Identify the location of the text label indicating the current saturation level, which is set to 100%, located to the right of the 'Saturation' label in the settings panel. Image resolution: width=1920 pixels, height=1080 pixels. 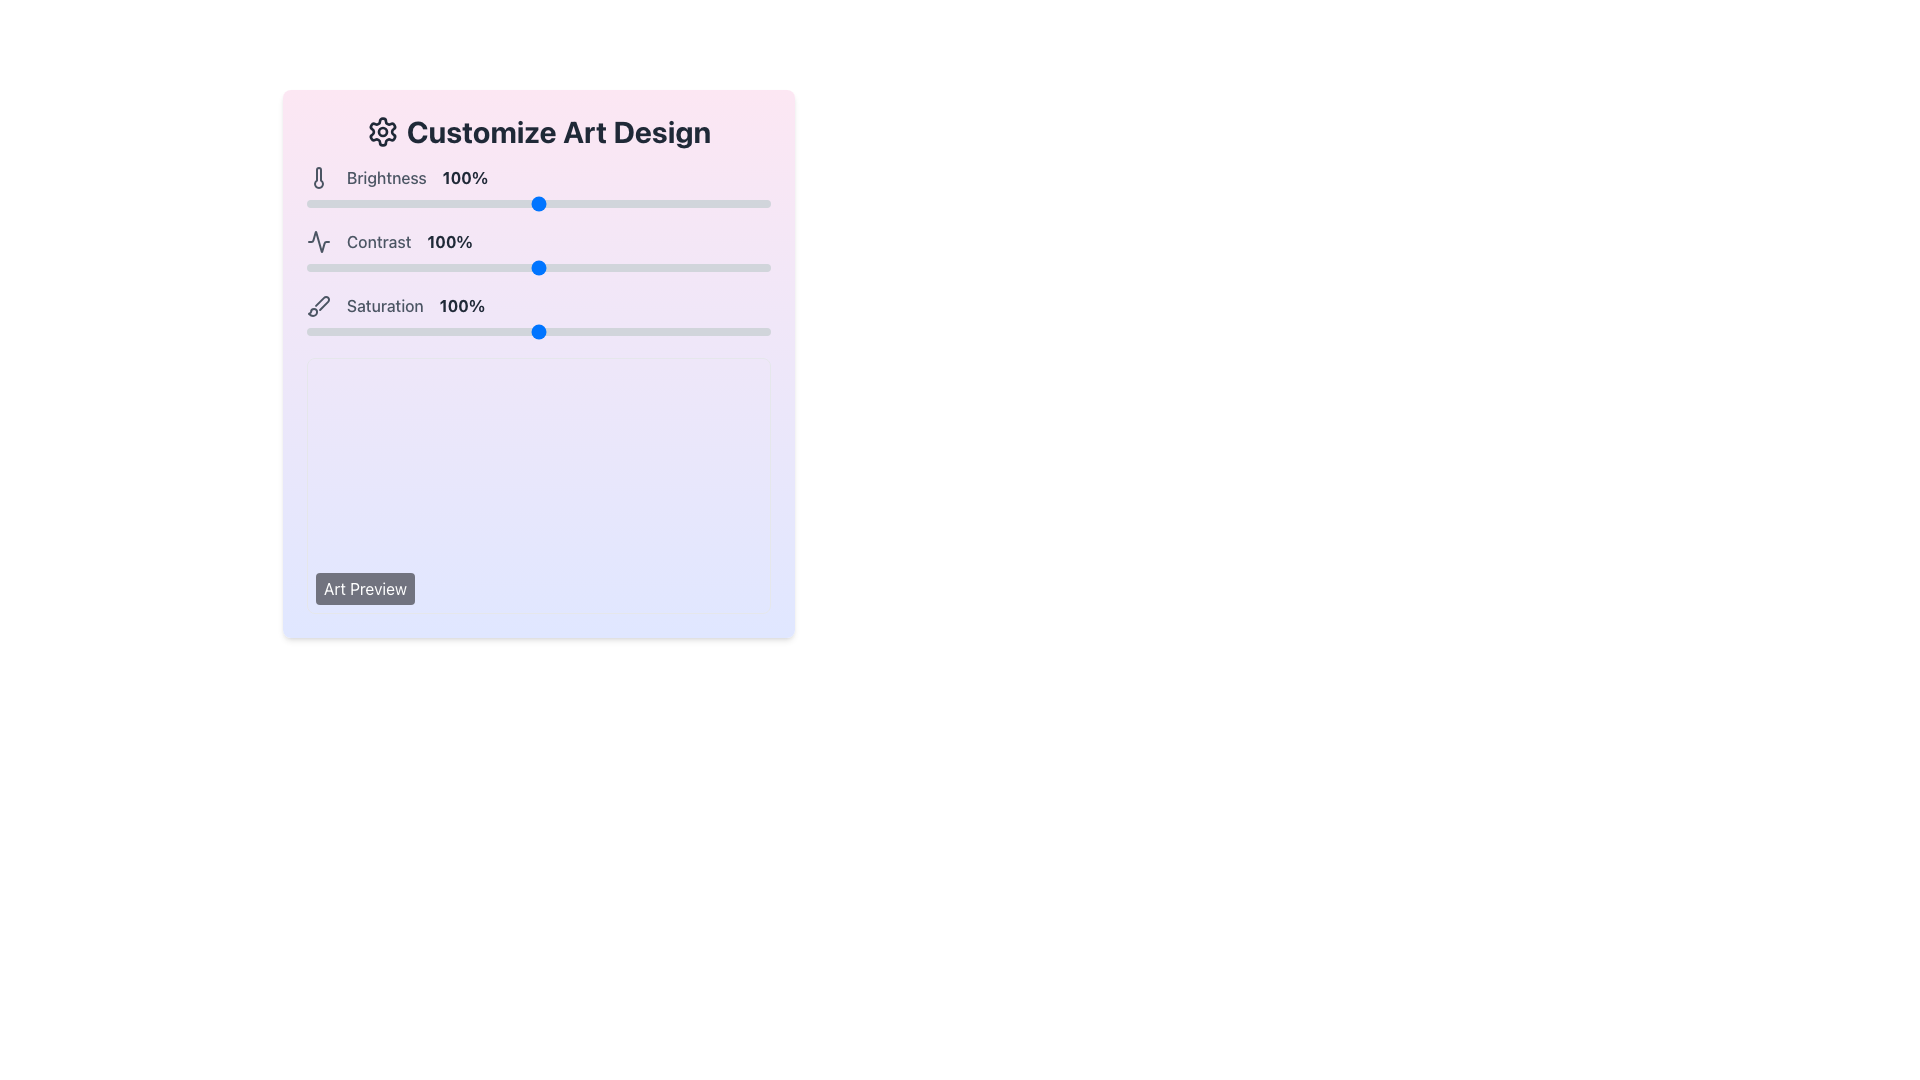
(461, 305).